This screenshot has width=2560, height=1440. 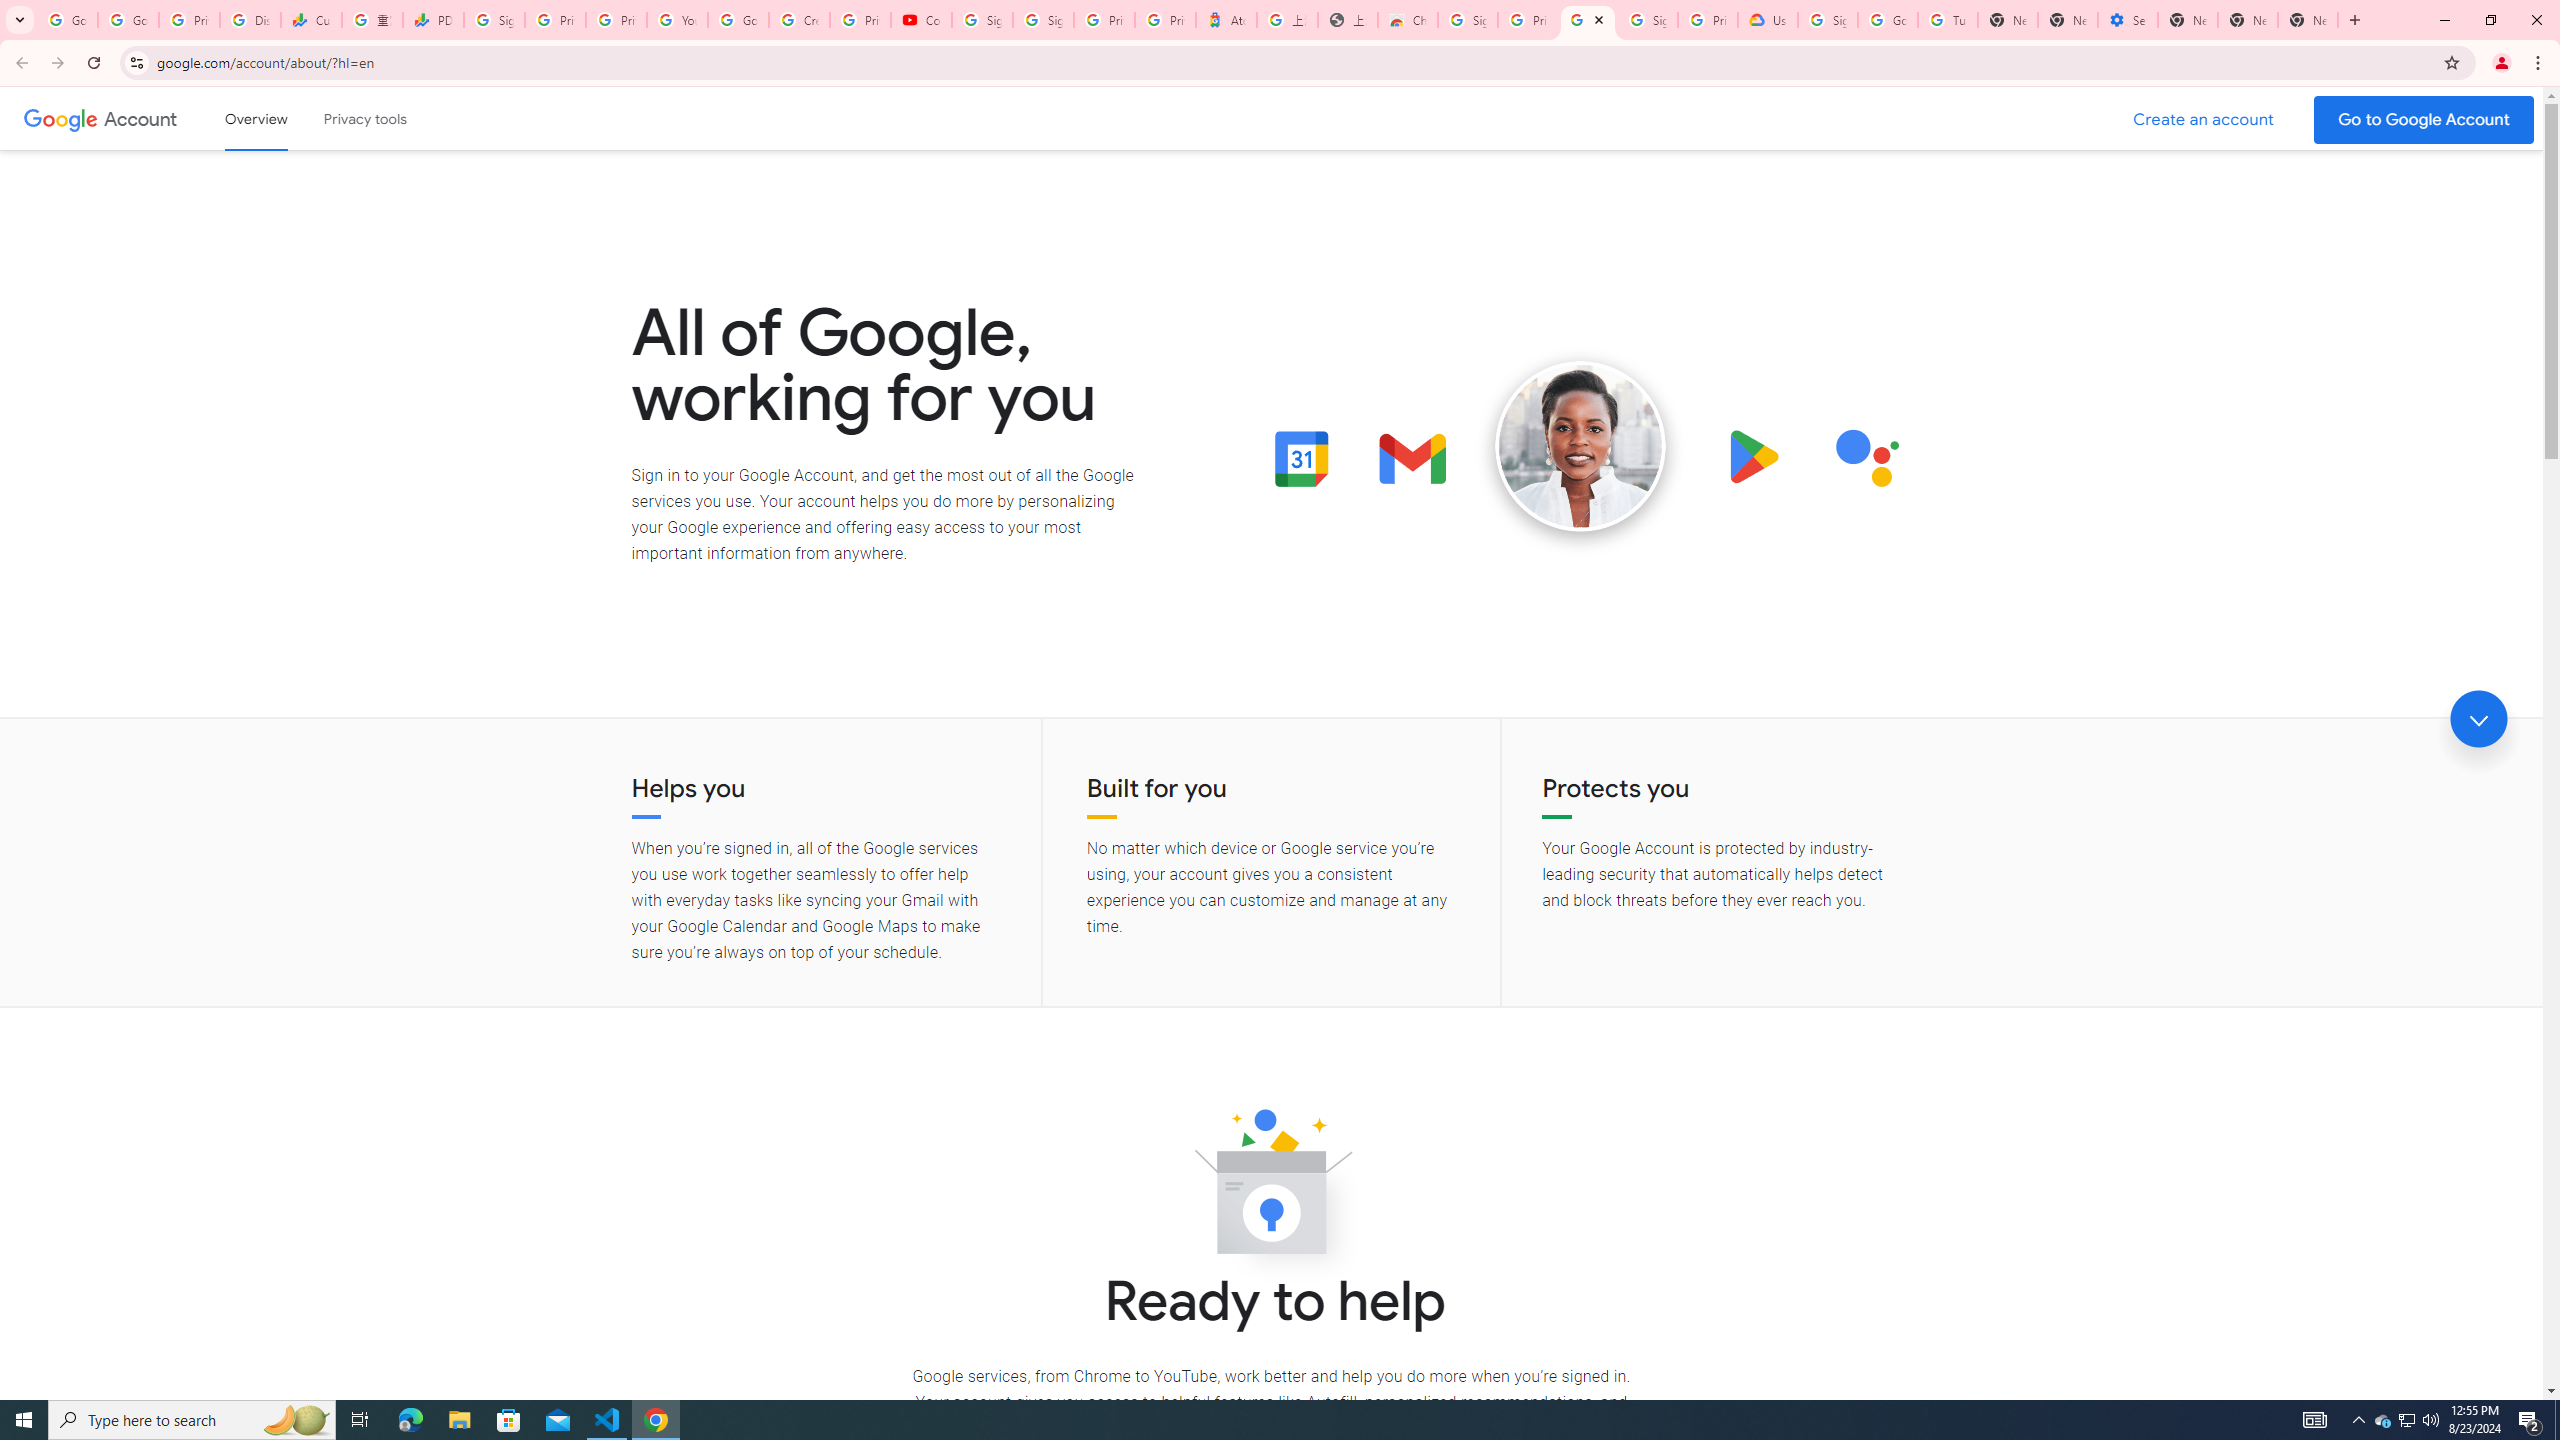 I want to click on 'Content Creator Programs & Opportunities - YouTube Creators', so click(x=921, y=19).